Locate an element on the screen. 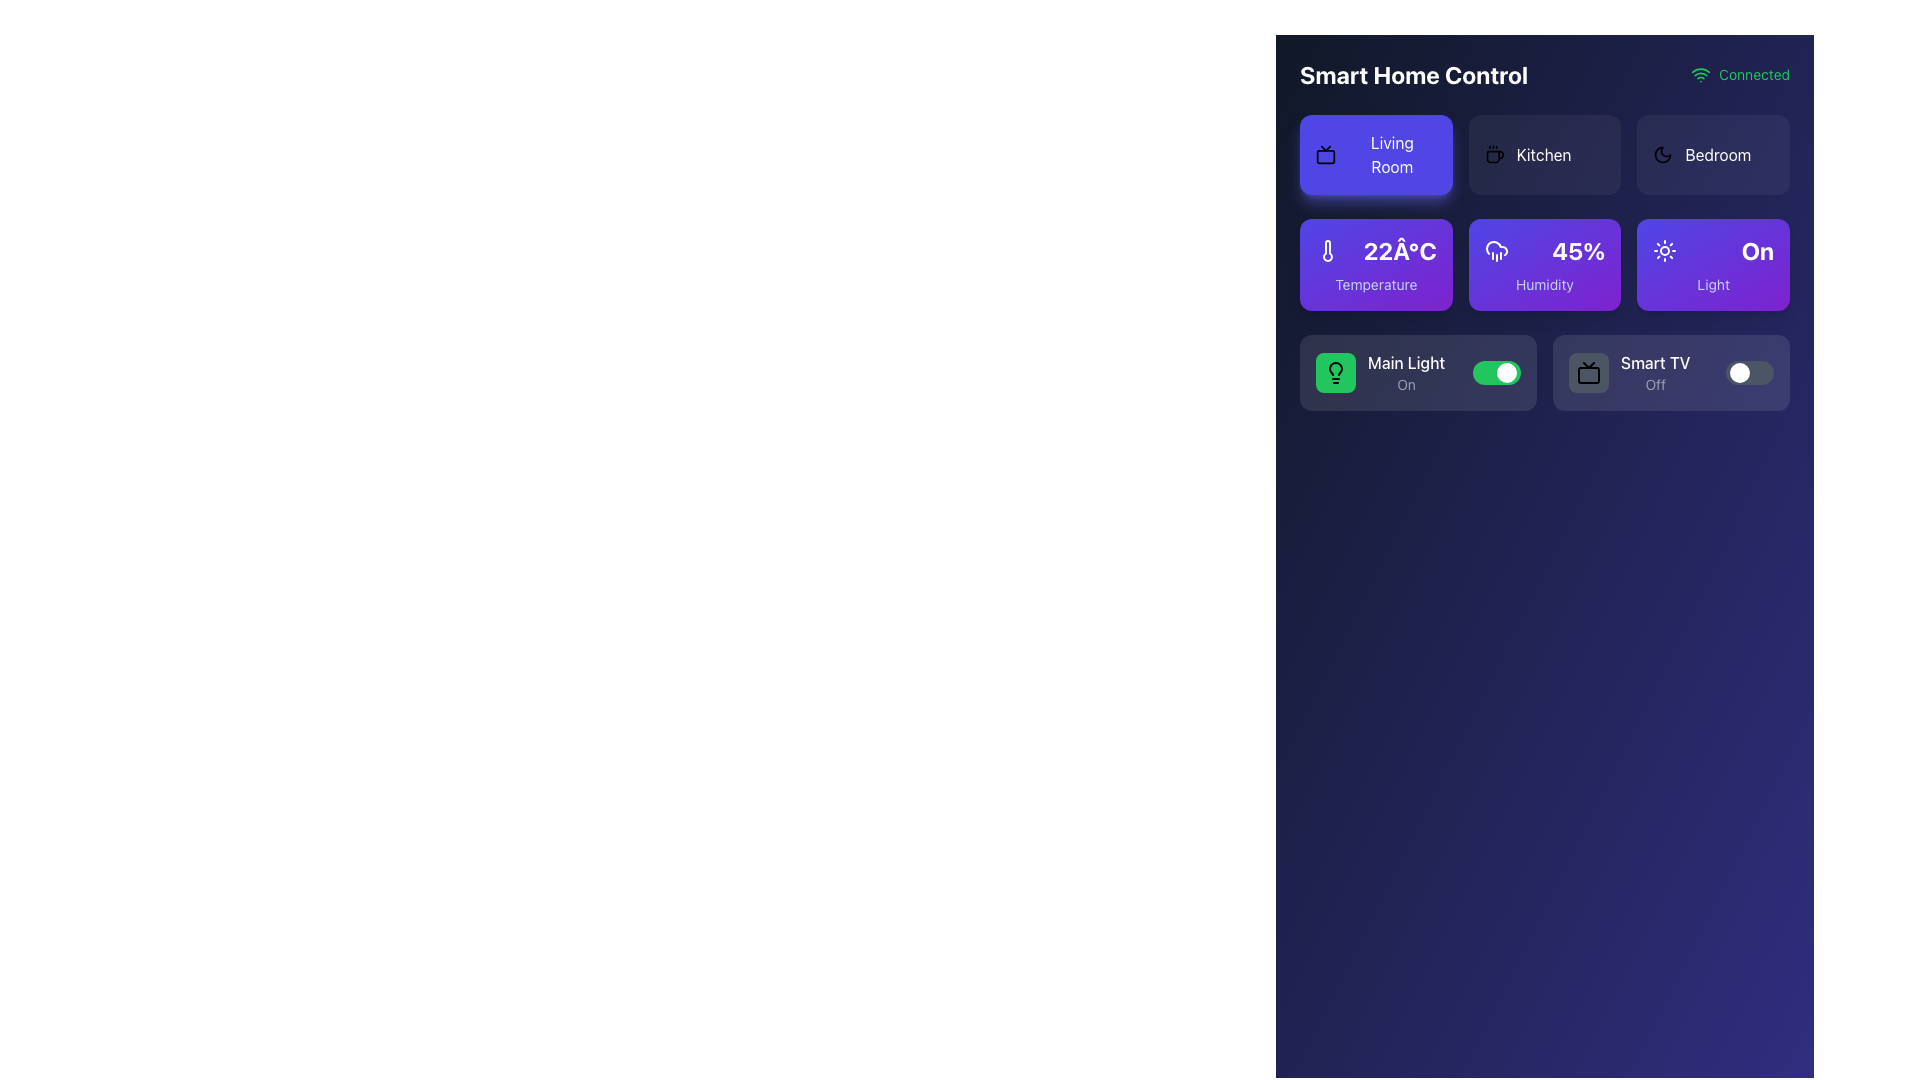 Image resolution: width=1920 pixels, height=1080 pixels. the toggle switch for the 'Main Light' control located in the 'Smart Home Control' section is located at coordinates (1417, 373).